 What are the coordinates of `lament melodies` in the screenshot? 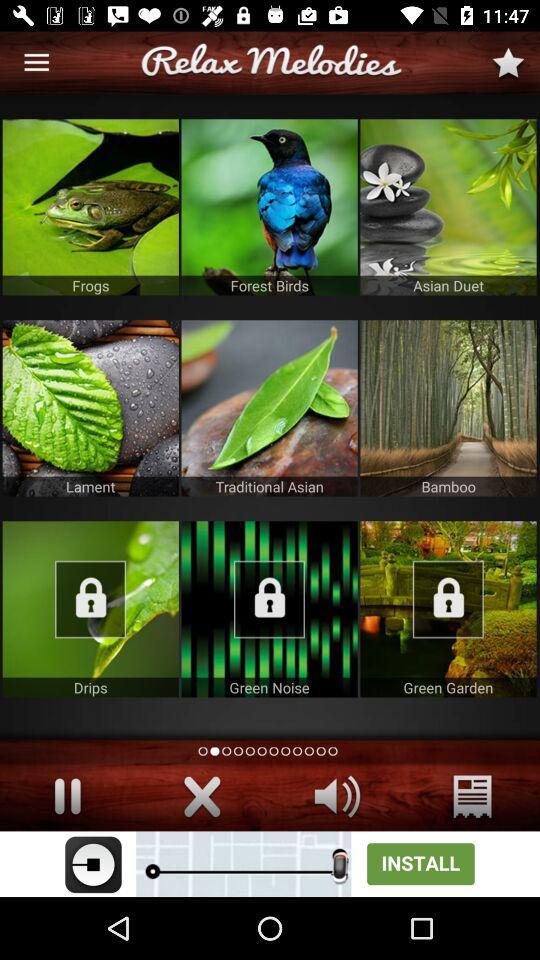 It's located at (89, 407).